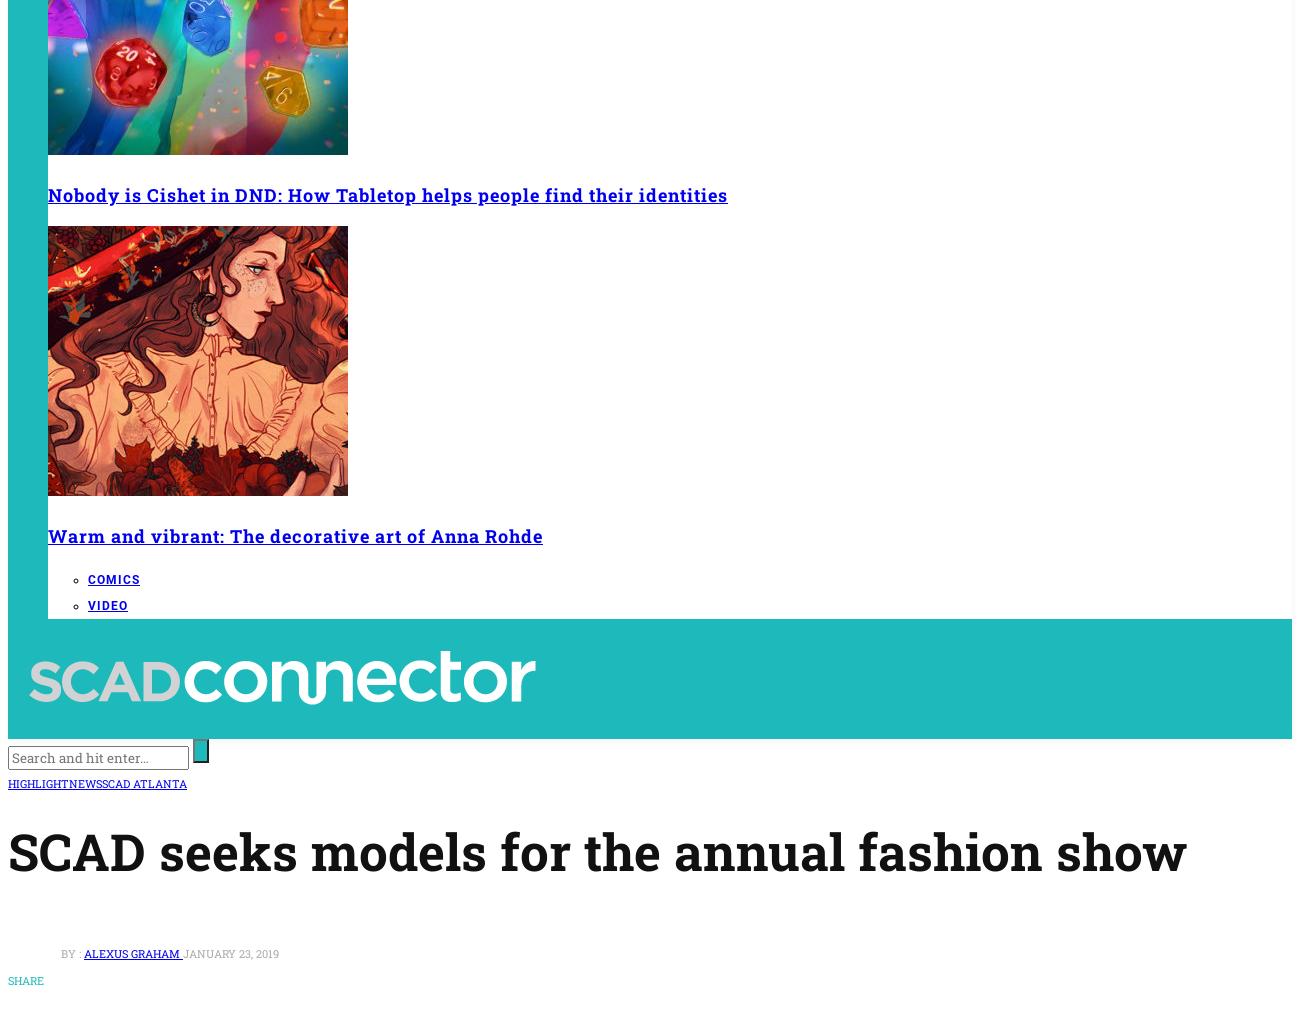 This screenshot has width=1300, height=1029. I want to click on 'by :', so click(70, 952).